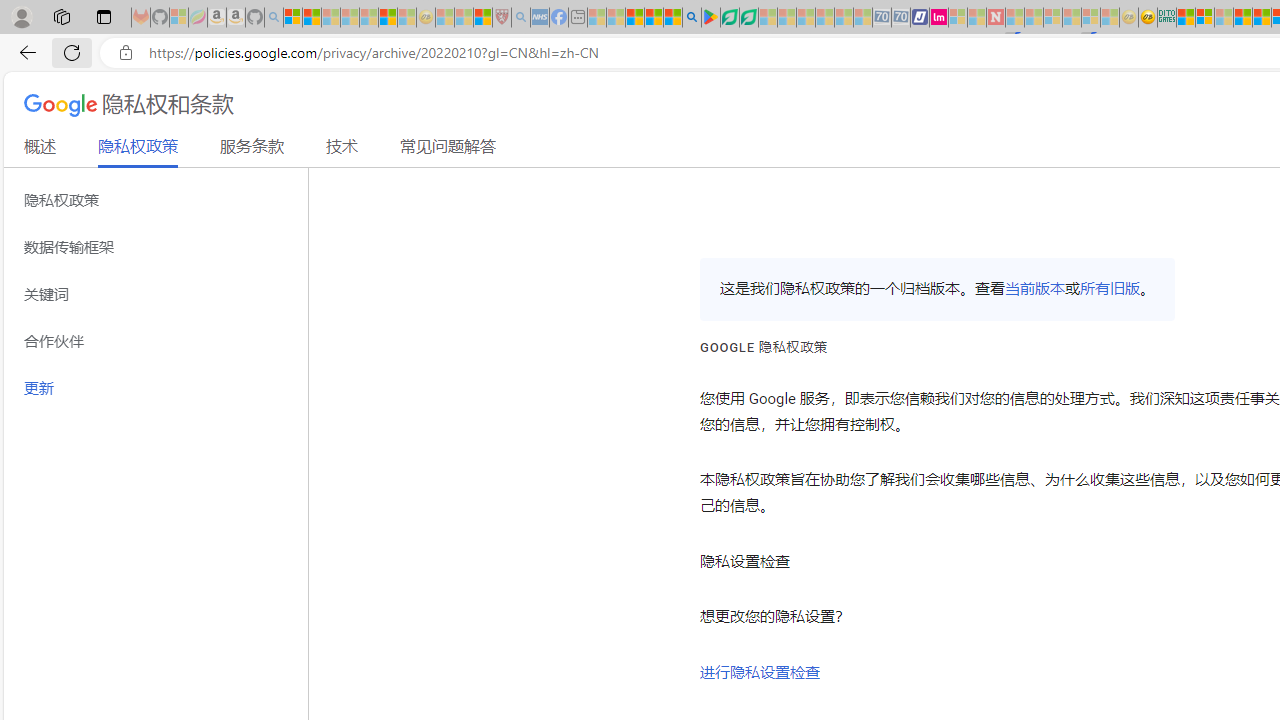 The height and width of the screenshot is (720, 1280). What do you see at coordinates (482, 17) in the screenshot?
I see `'Local - MSN'` at bounding box center [482, 17].